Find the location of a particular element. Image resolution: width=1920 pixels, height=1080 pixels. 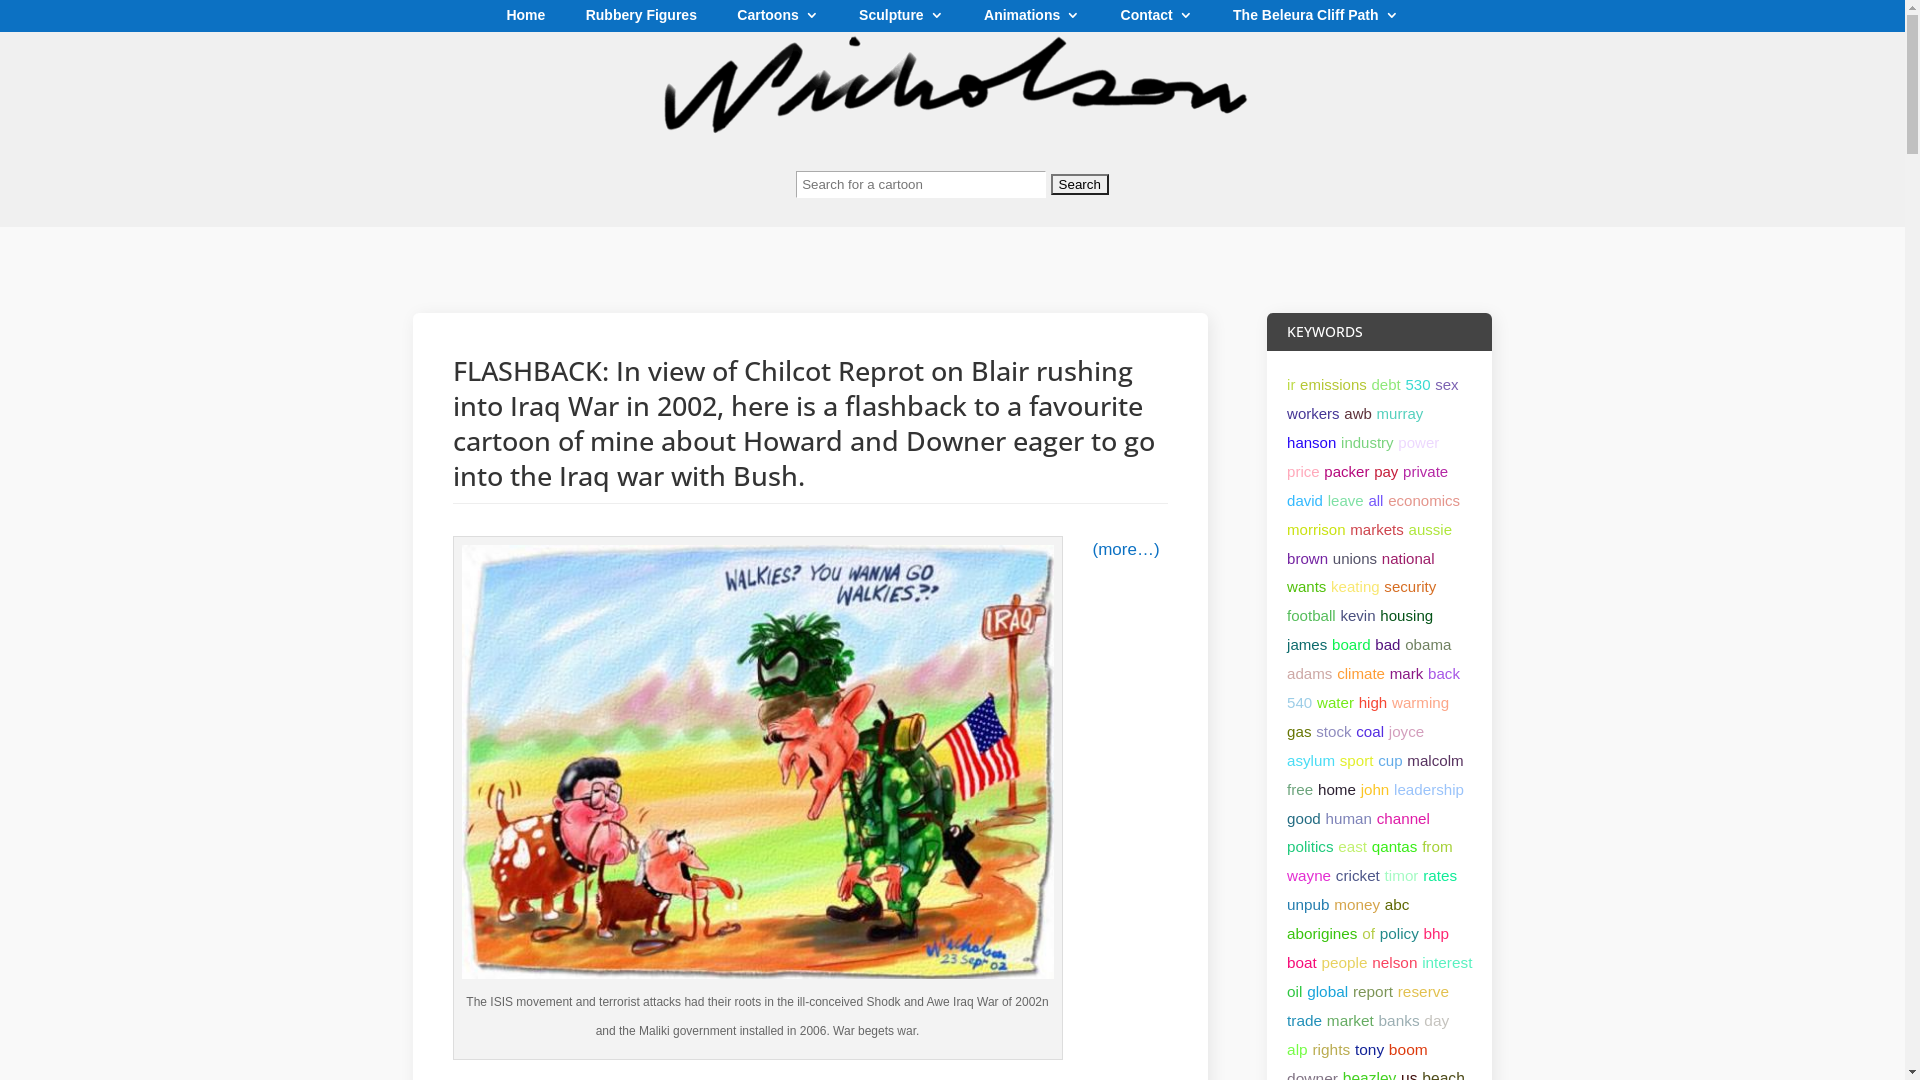

'rates' is located at coordinates (1440, 874).